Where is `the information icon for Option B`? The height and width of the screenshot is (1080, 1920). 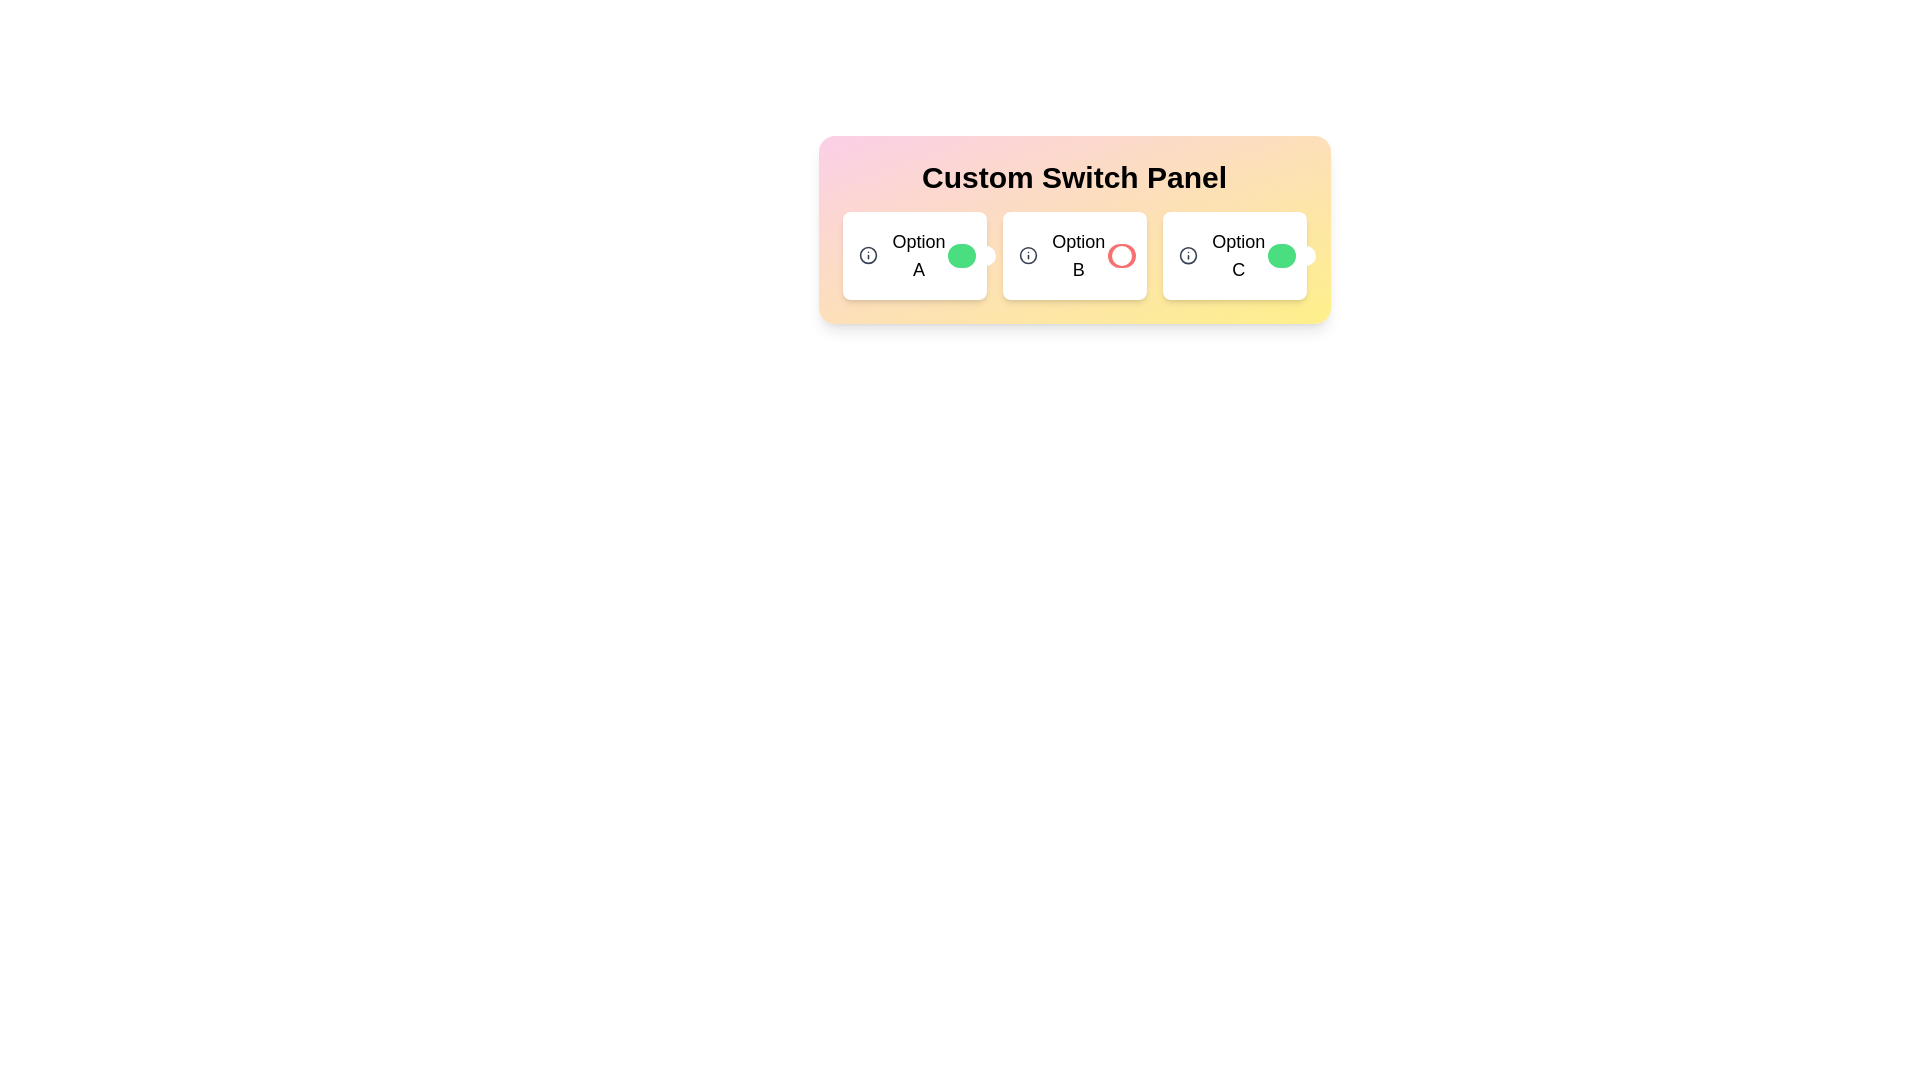 the information icon for Option B is located at coordinates (1028, 254).